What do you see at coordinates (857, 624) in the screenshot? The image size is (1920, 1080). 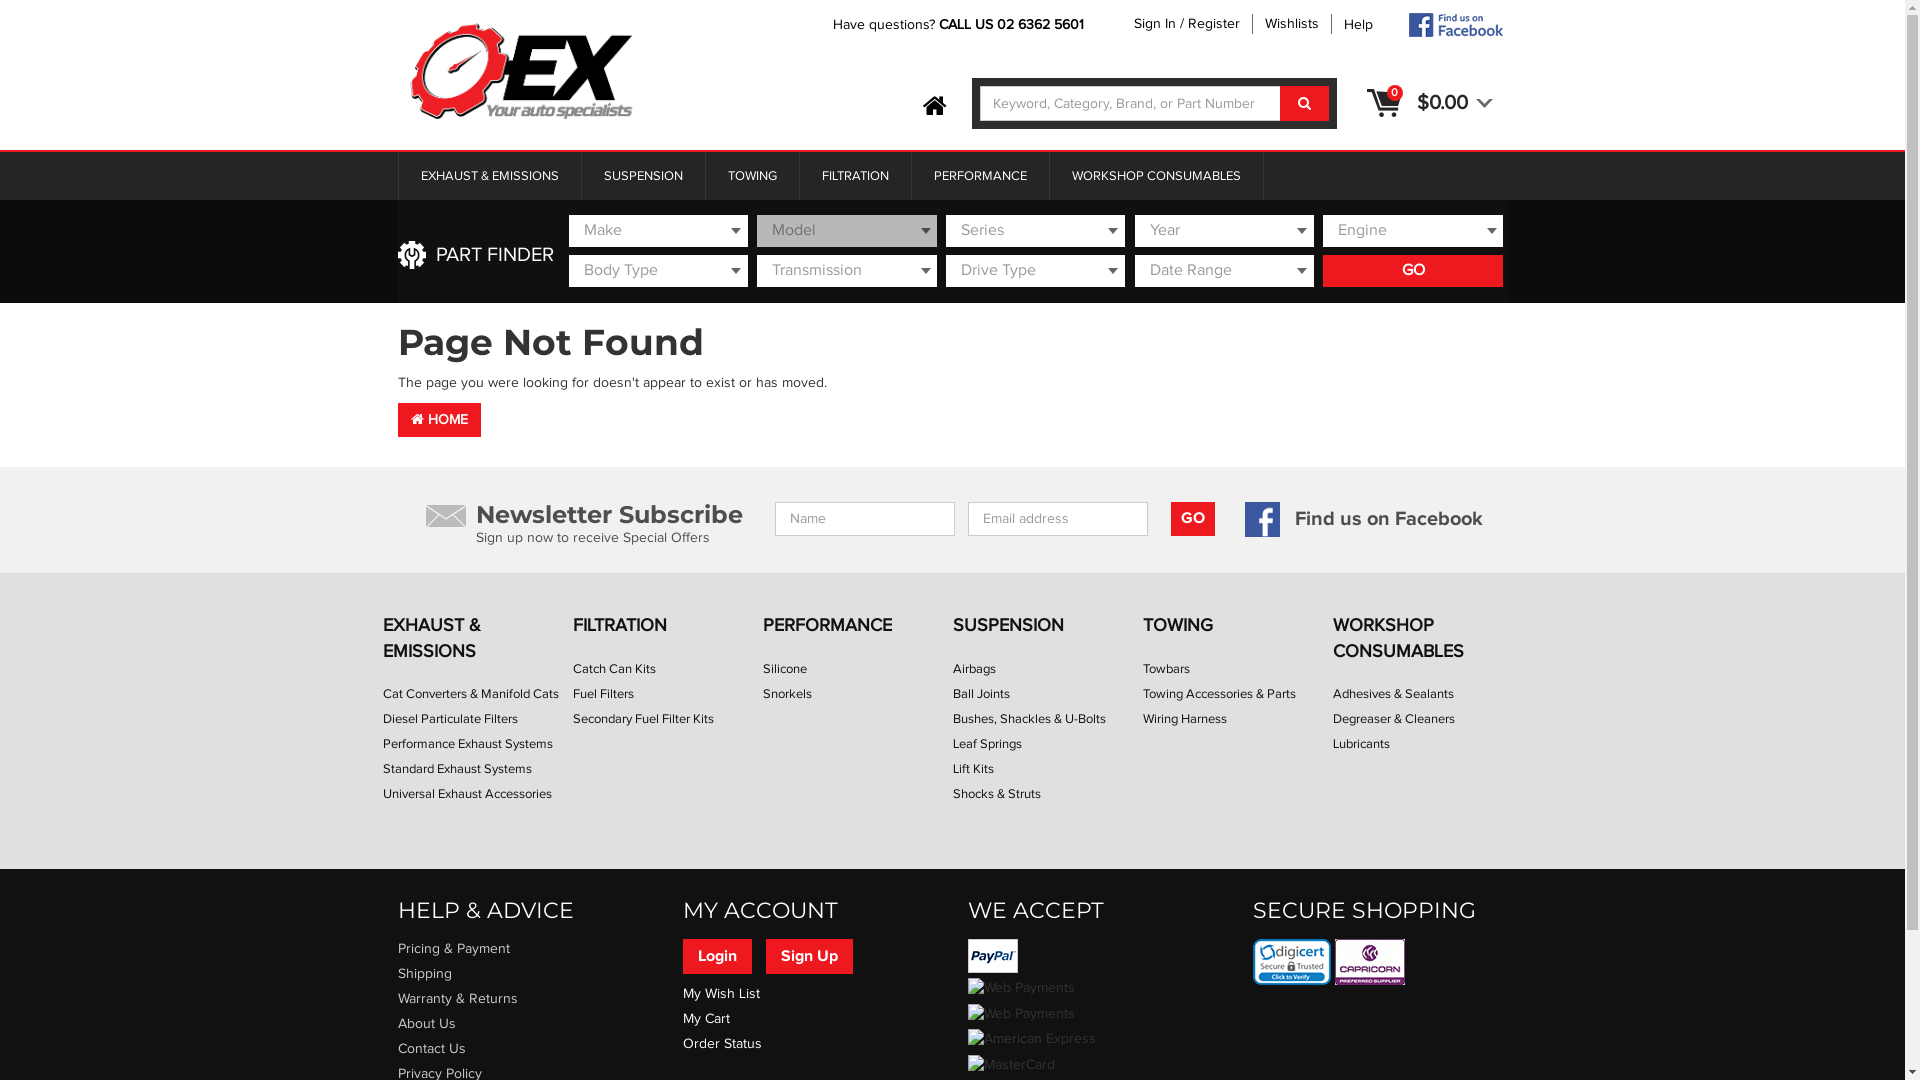 I see `'PERFORMANCE'` at bounding box center [857, 624].